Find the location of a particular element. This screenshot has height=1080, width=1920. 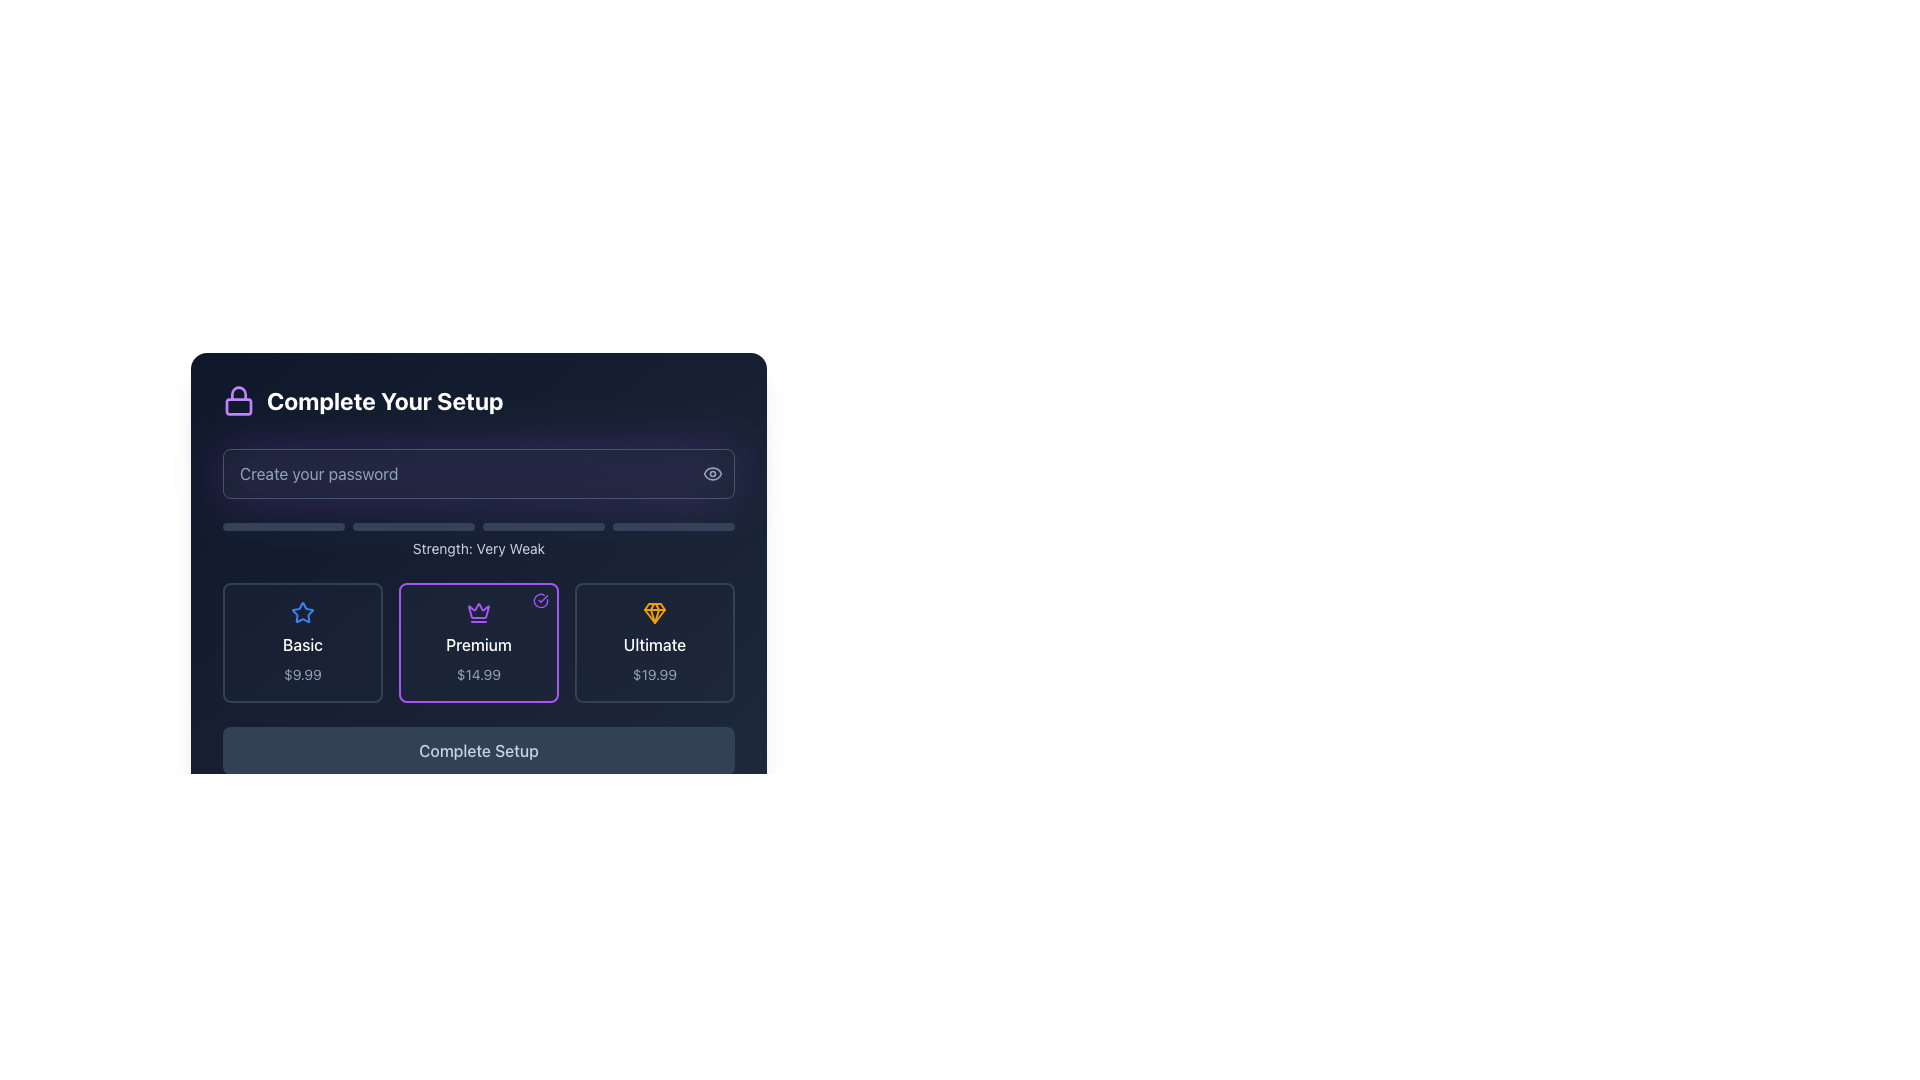

the decorative icon representing the 'Ultimate' subscription tier, located above the 'Ultimate' label and '$19.99' price is located at coordinates (654, 612).